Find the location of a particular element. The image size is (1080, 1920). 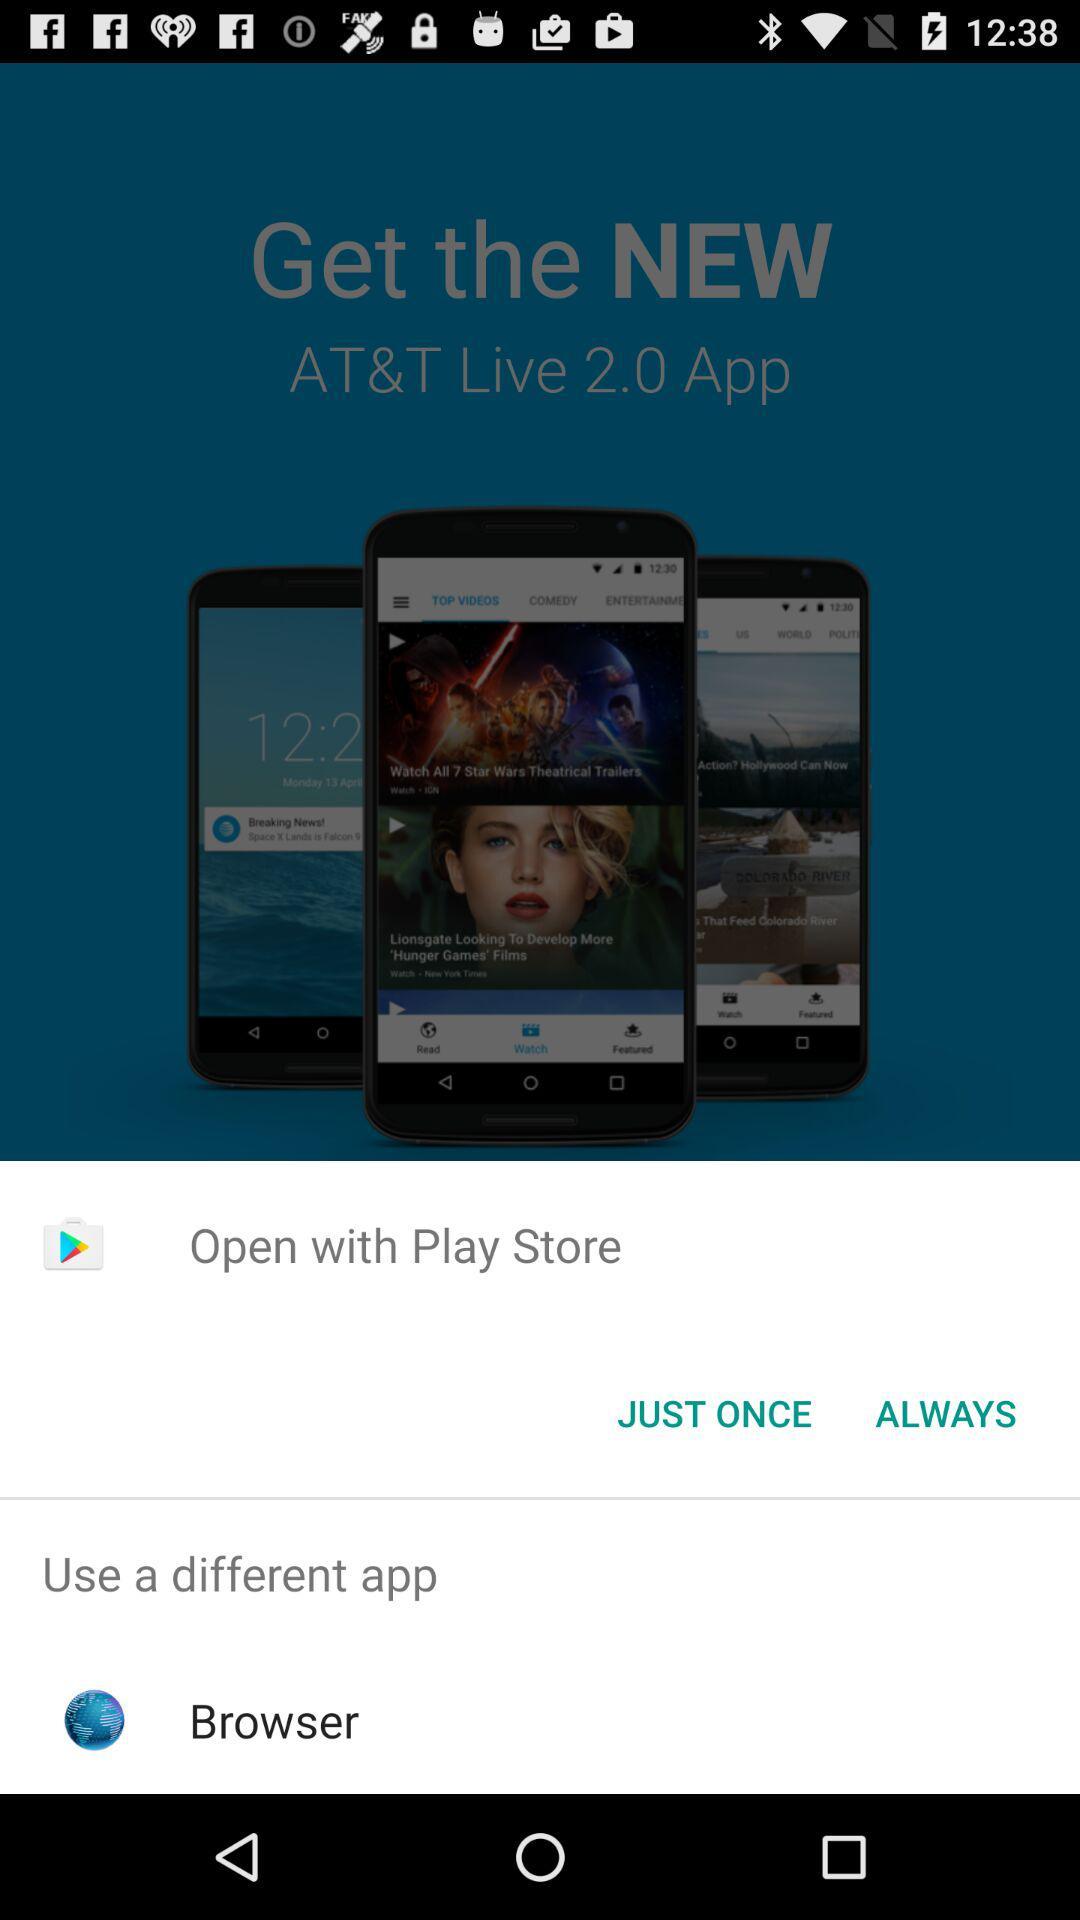

browser item is located at coordinates (274, 1719).